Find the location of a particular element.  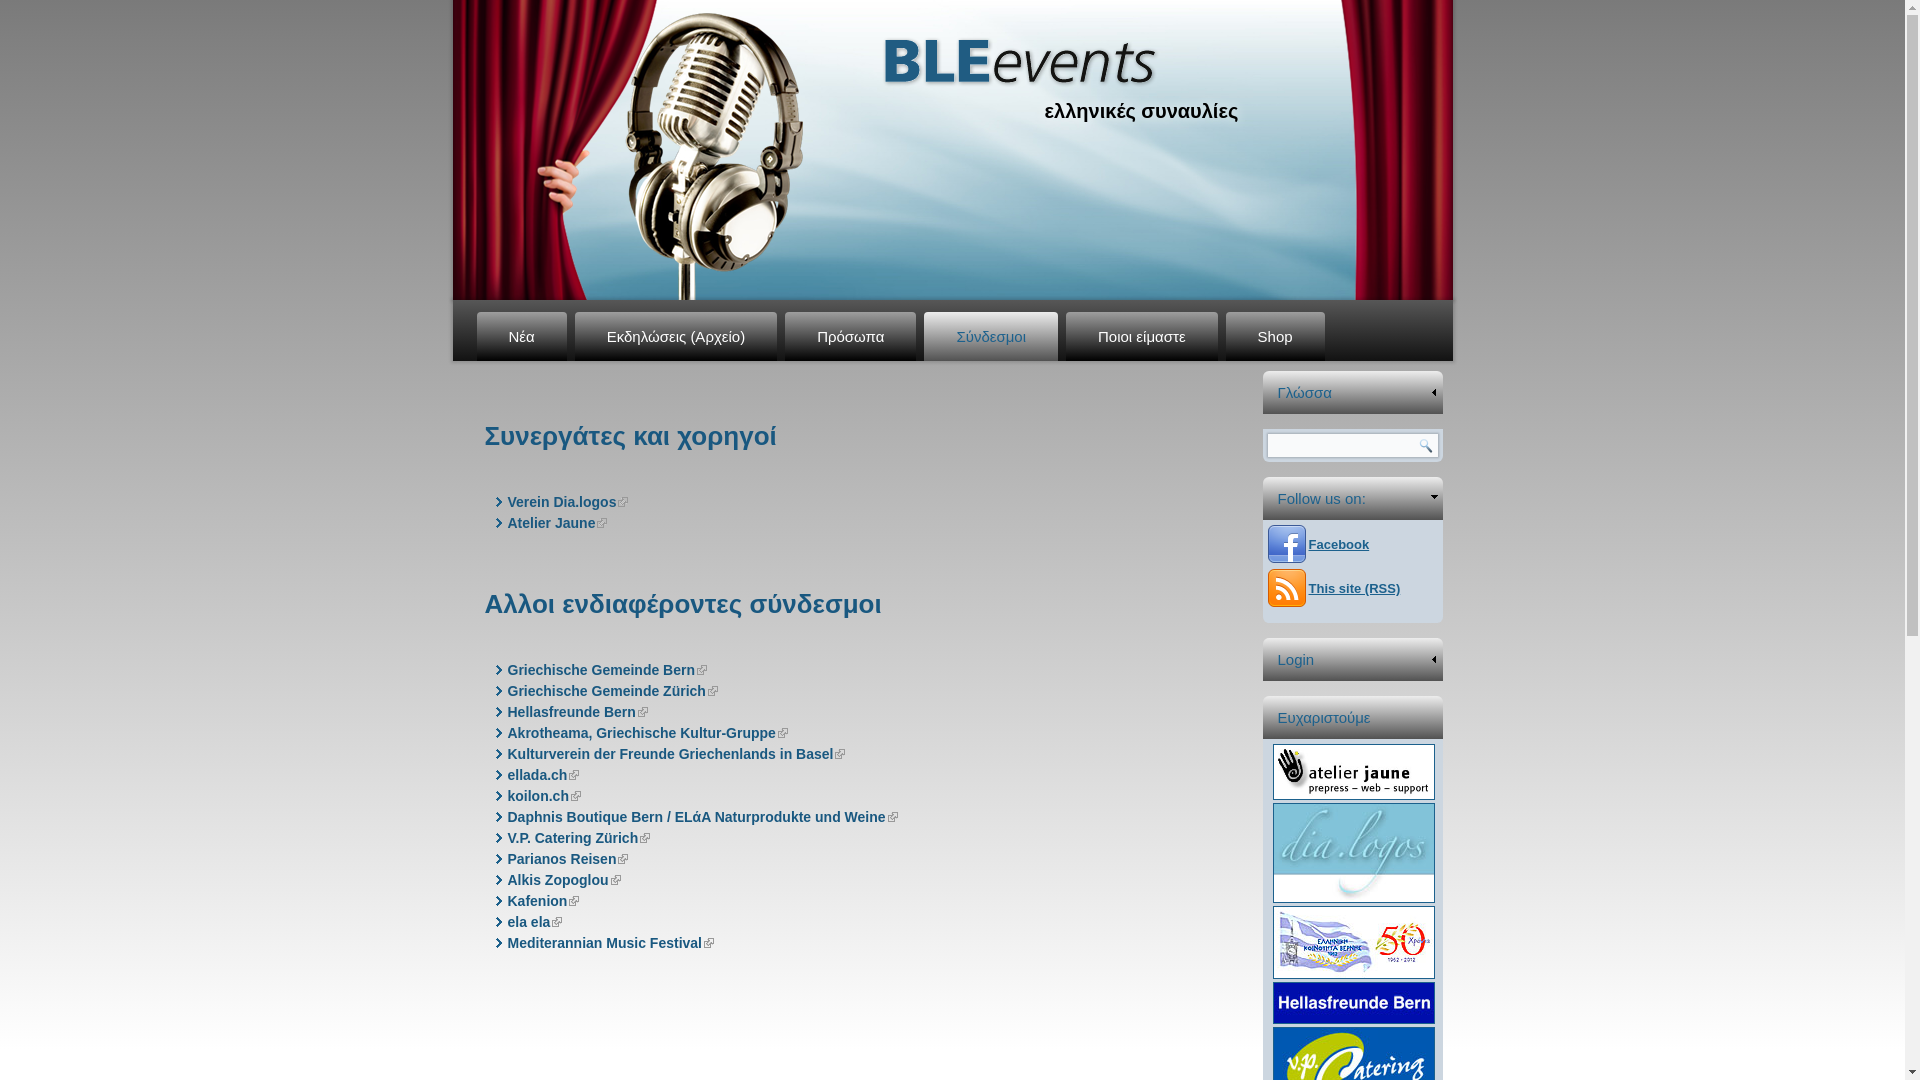

'Verein Dia.logos is located at coordinates (567, 500).